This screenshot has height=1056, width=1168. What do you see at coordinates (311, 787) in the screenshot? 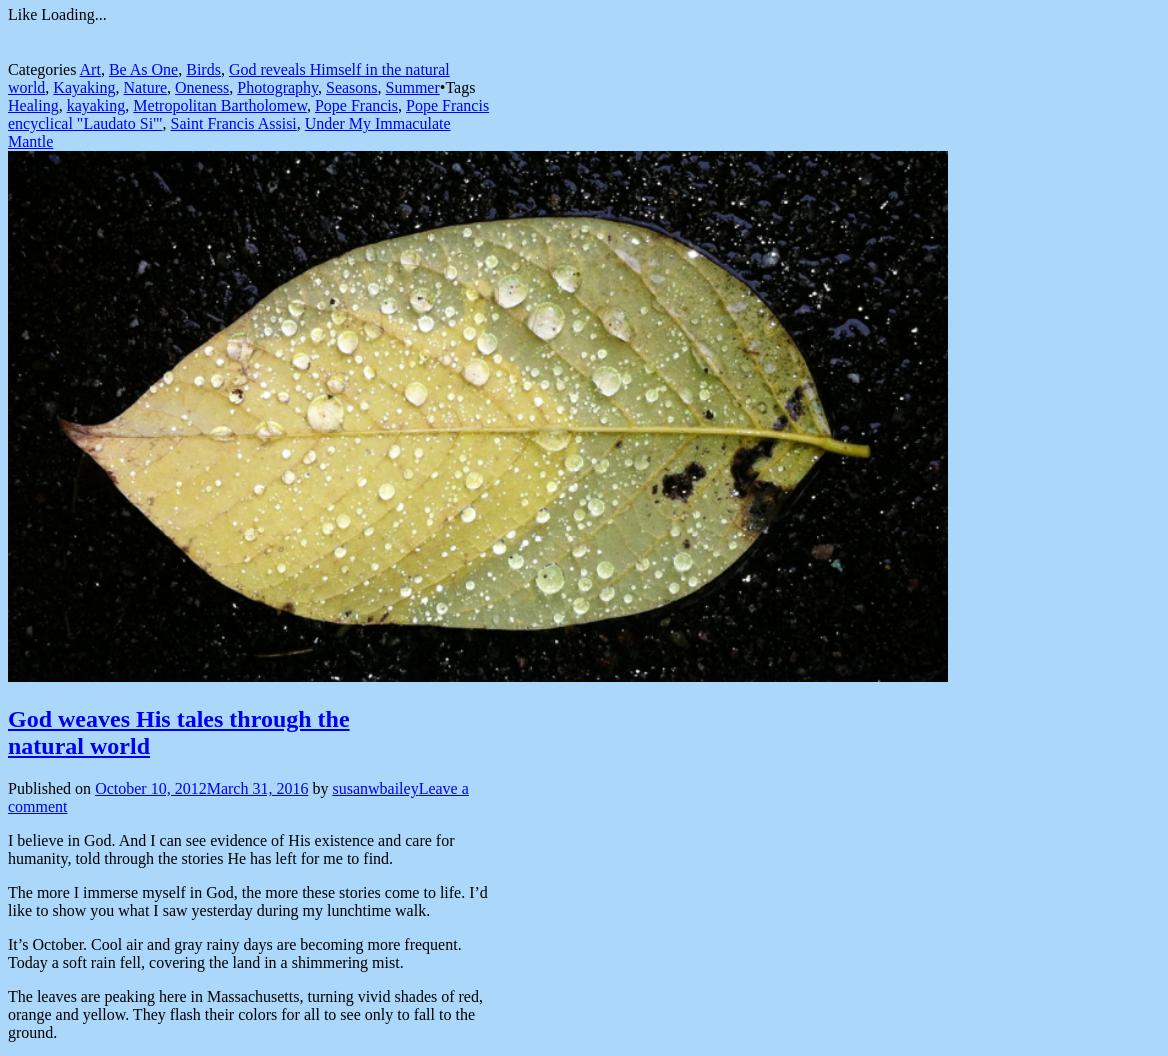
I see `'by'` at bounding box center [311, 787].